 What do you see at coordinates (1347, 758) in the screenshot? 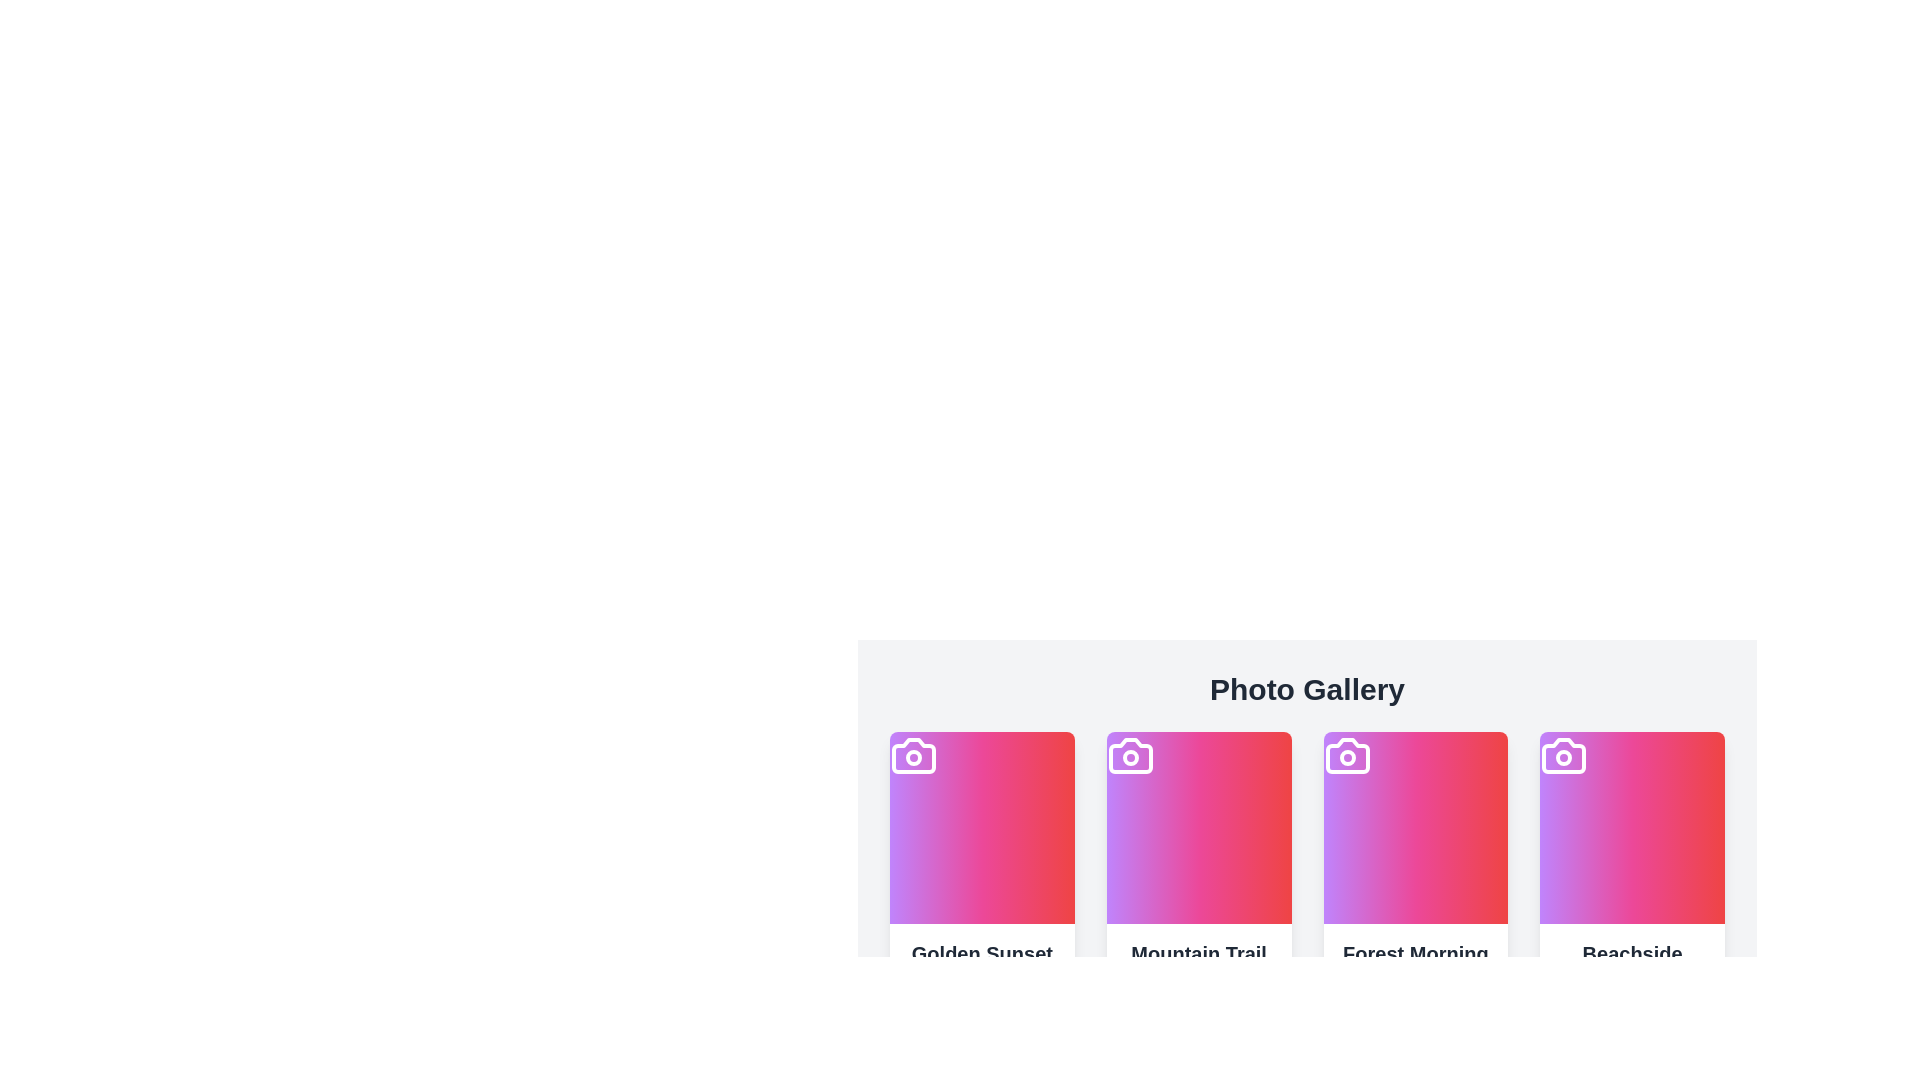
I see `the small circular shape with a white border located near the center of the camera icon on the third card in a horizontal gallery of four cards` at bounding box center [1347, 758].